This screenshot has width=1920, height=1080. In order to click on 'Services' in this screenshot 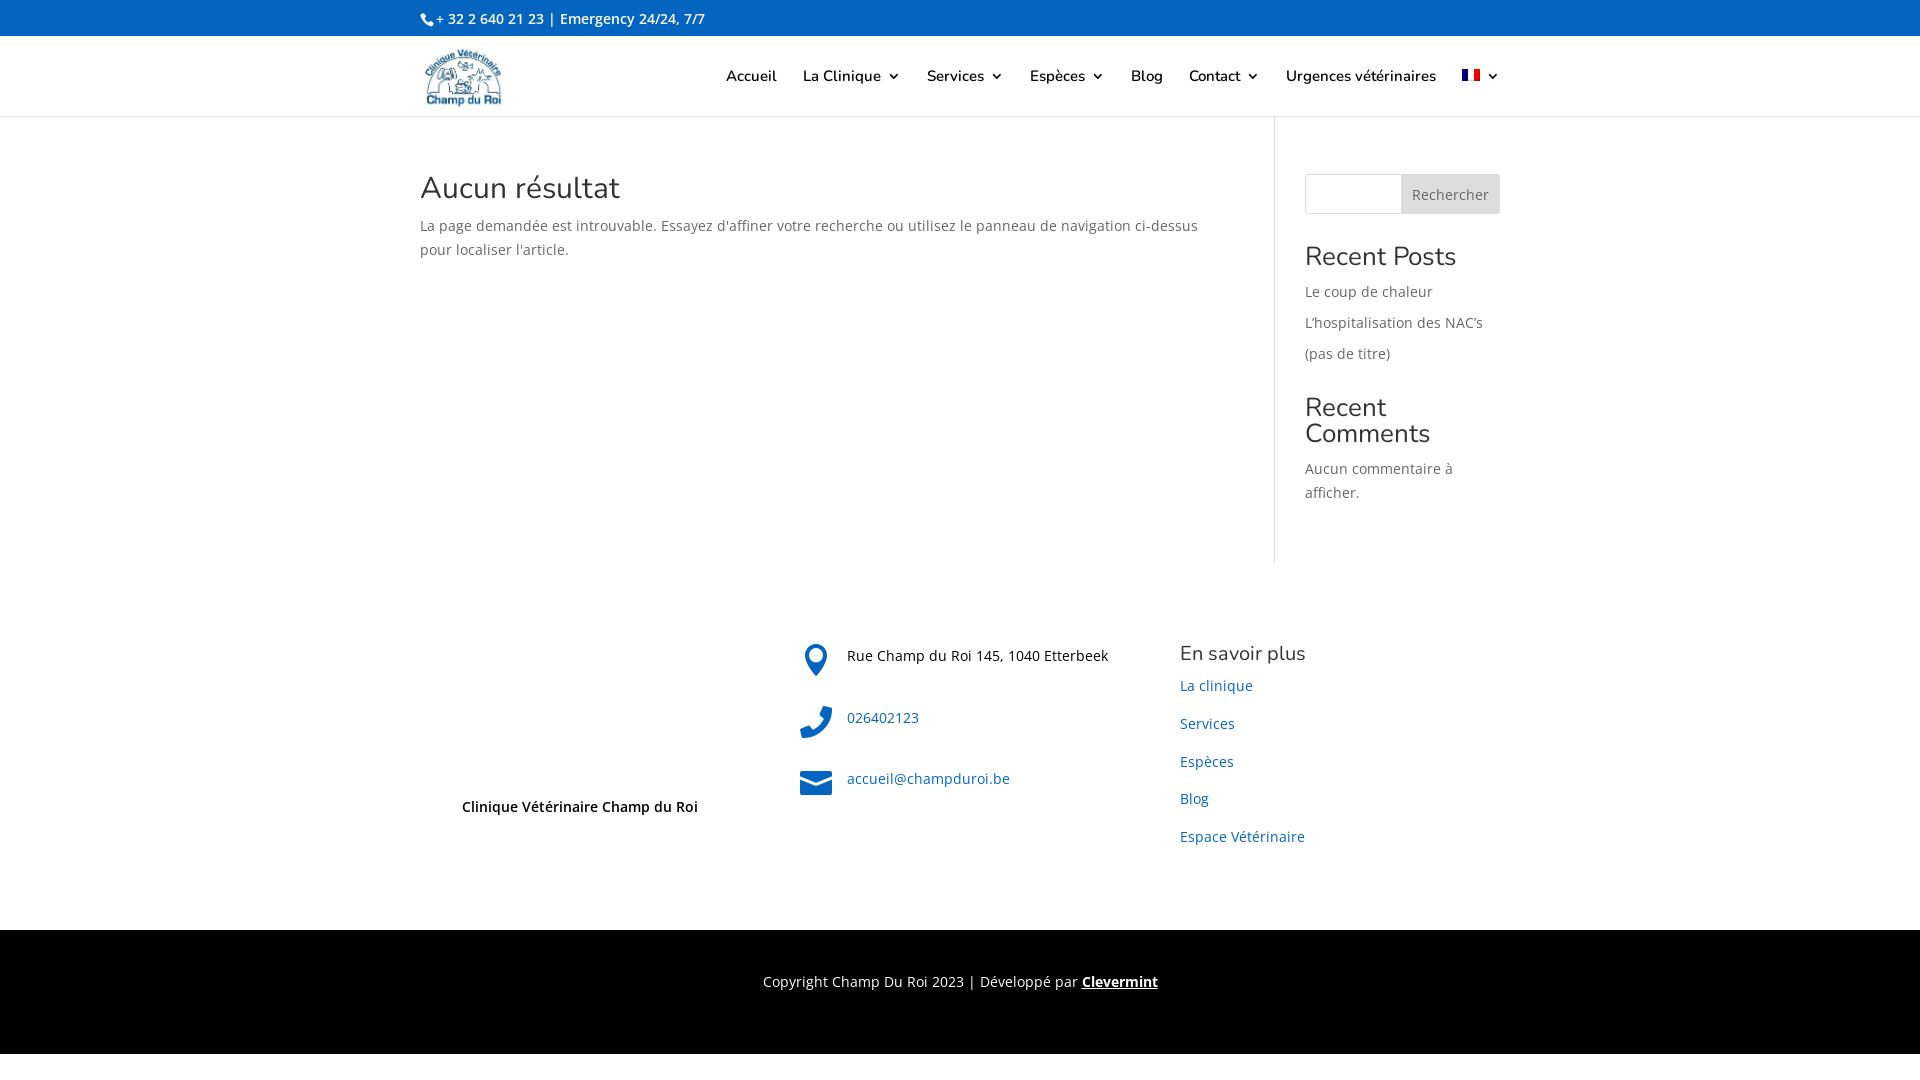, I will do `click(1206, 723)`.